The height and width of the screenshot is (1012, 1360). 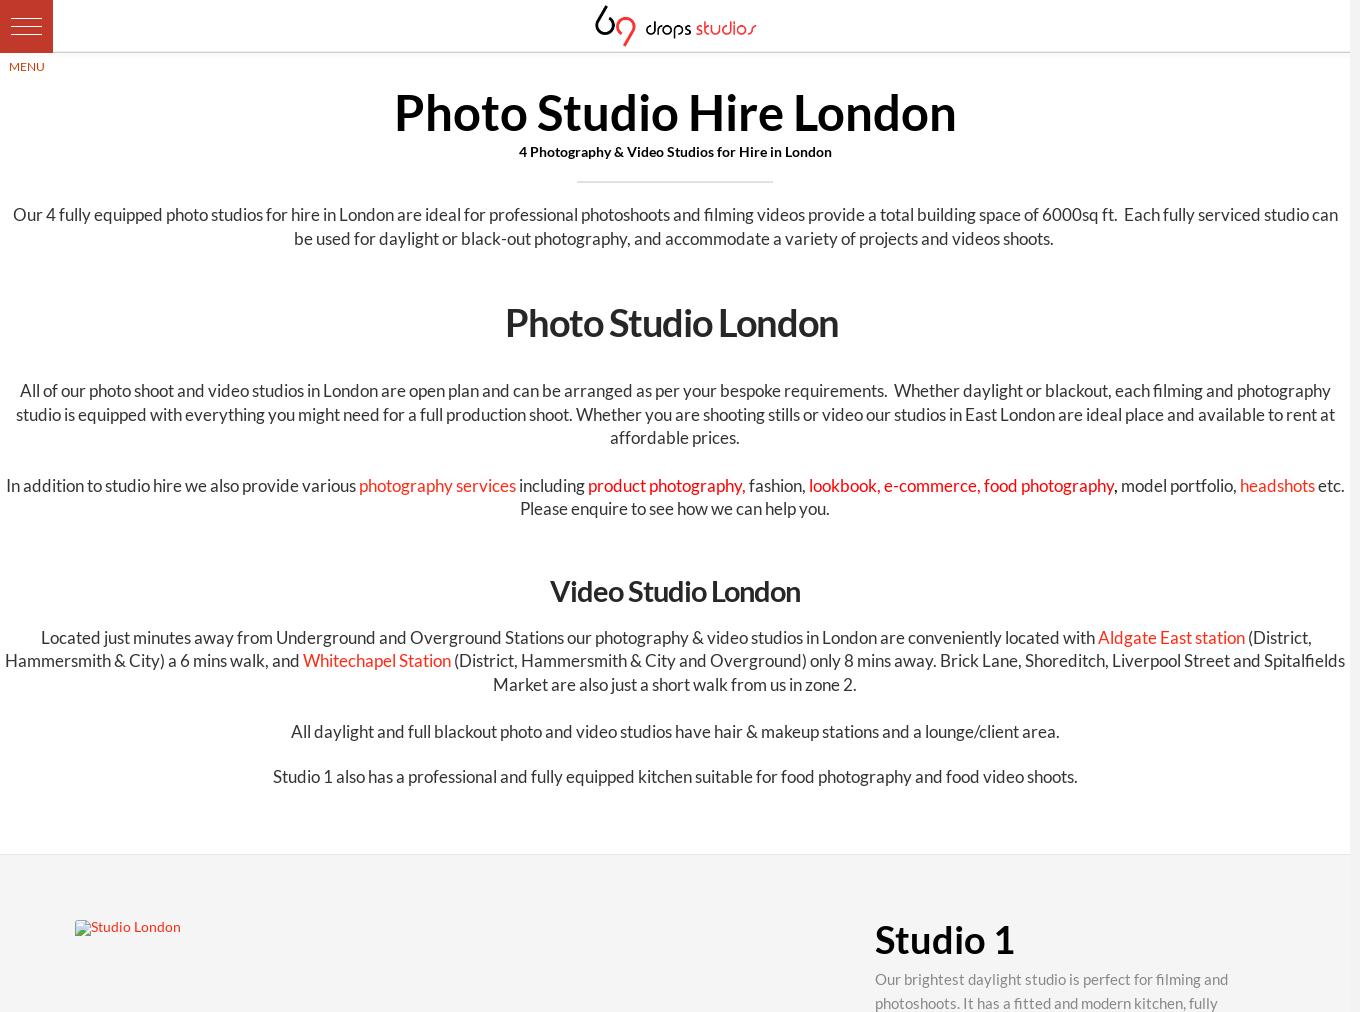 What do you see at coordinates (673, 321) in the screenshot?
I see `'Photo Studio London'` at bounding box center [673, 321].